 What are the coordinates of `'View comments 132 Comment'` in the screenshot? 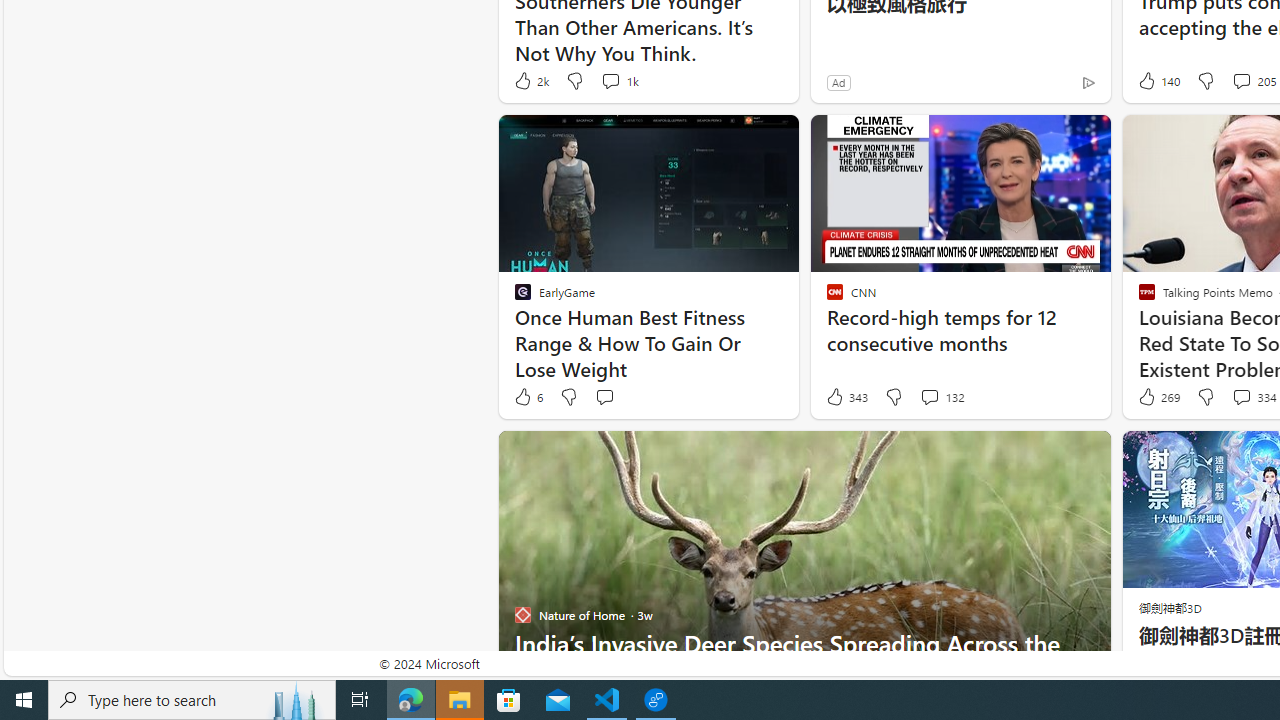 It's located at (941, 397).